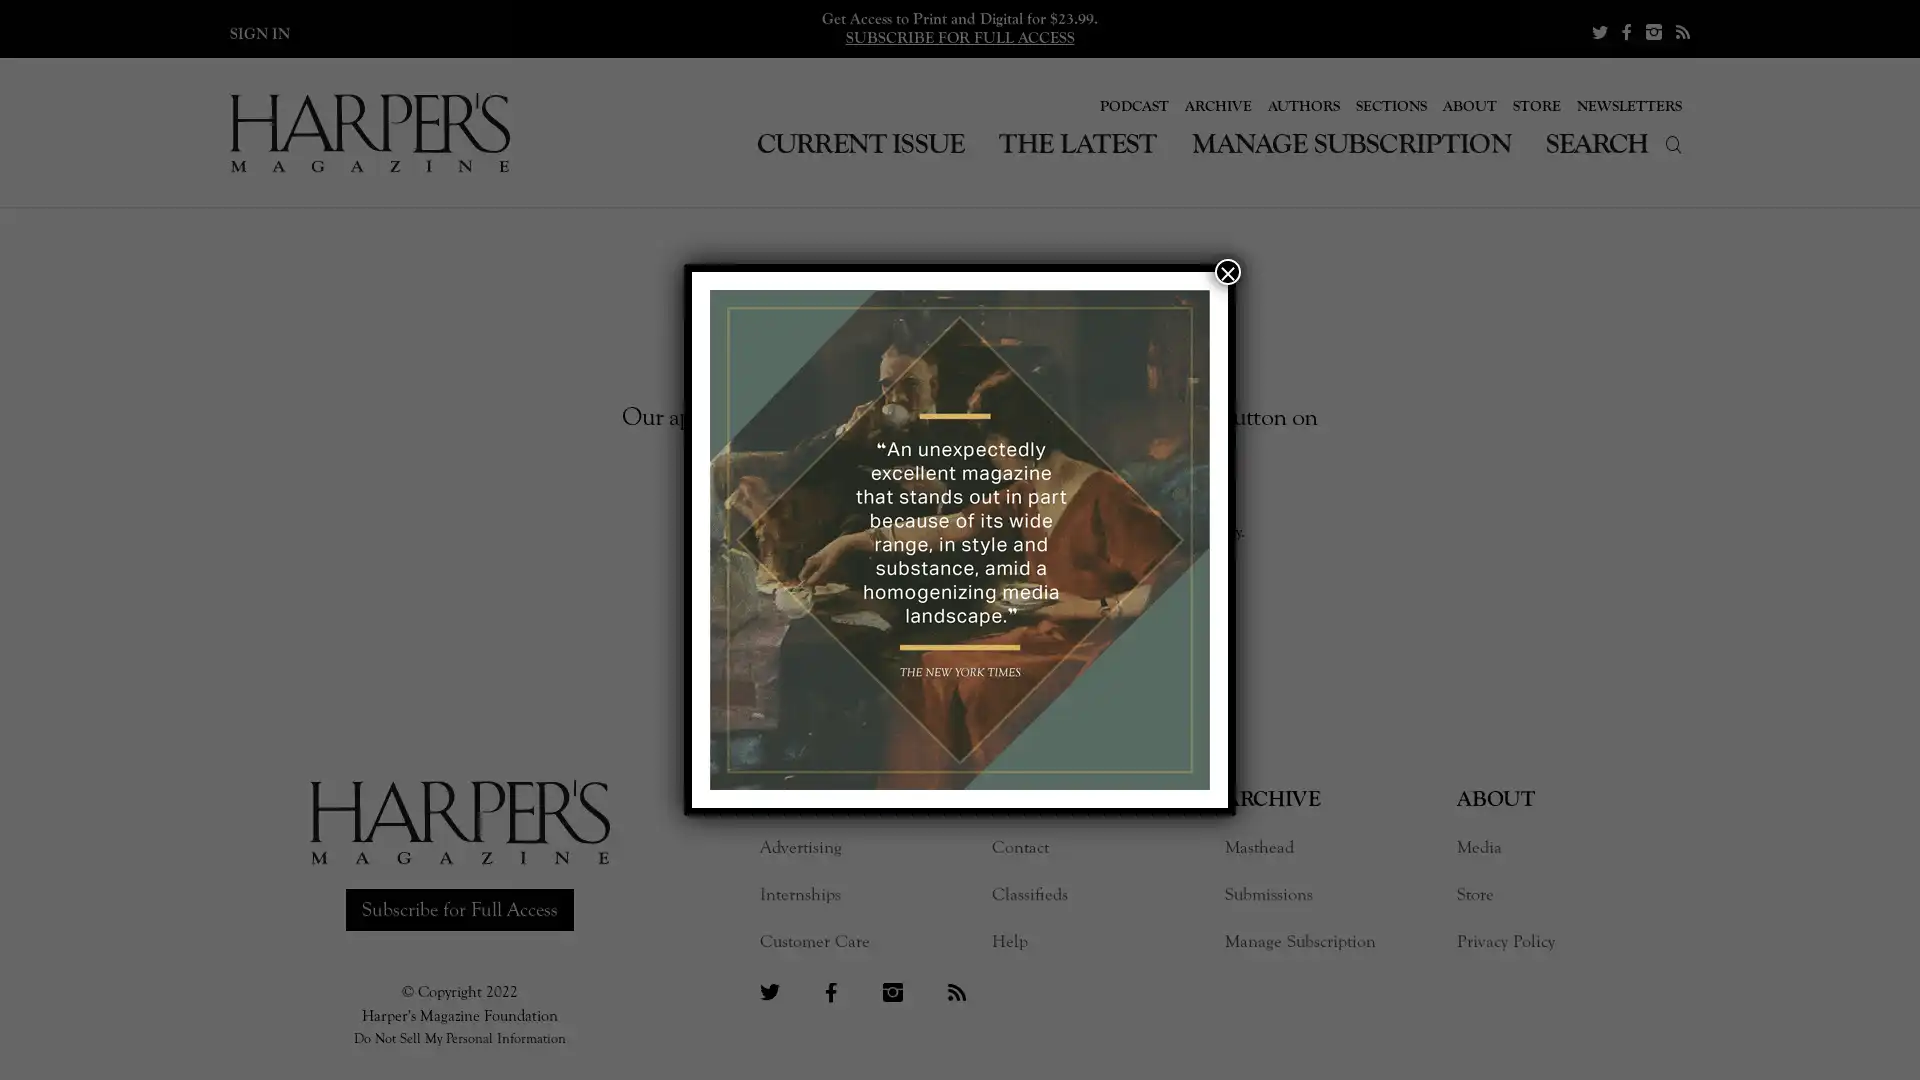  Describe the element at coordinates (1227, 272) in the screenshot. I see `Close` at that location.